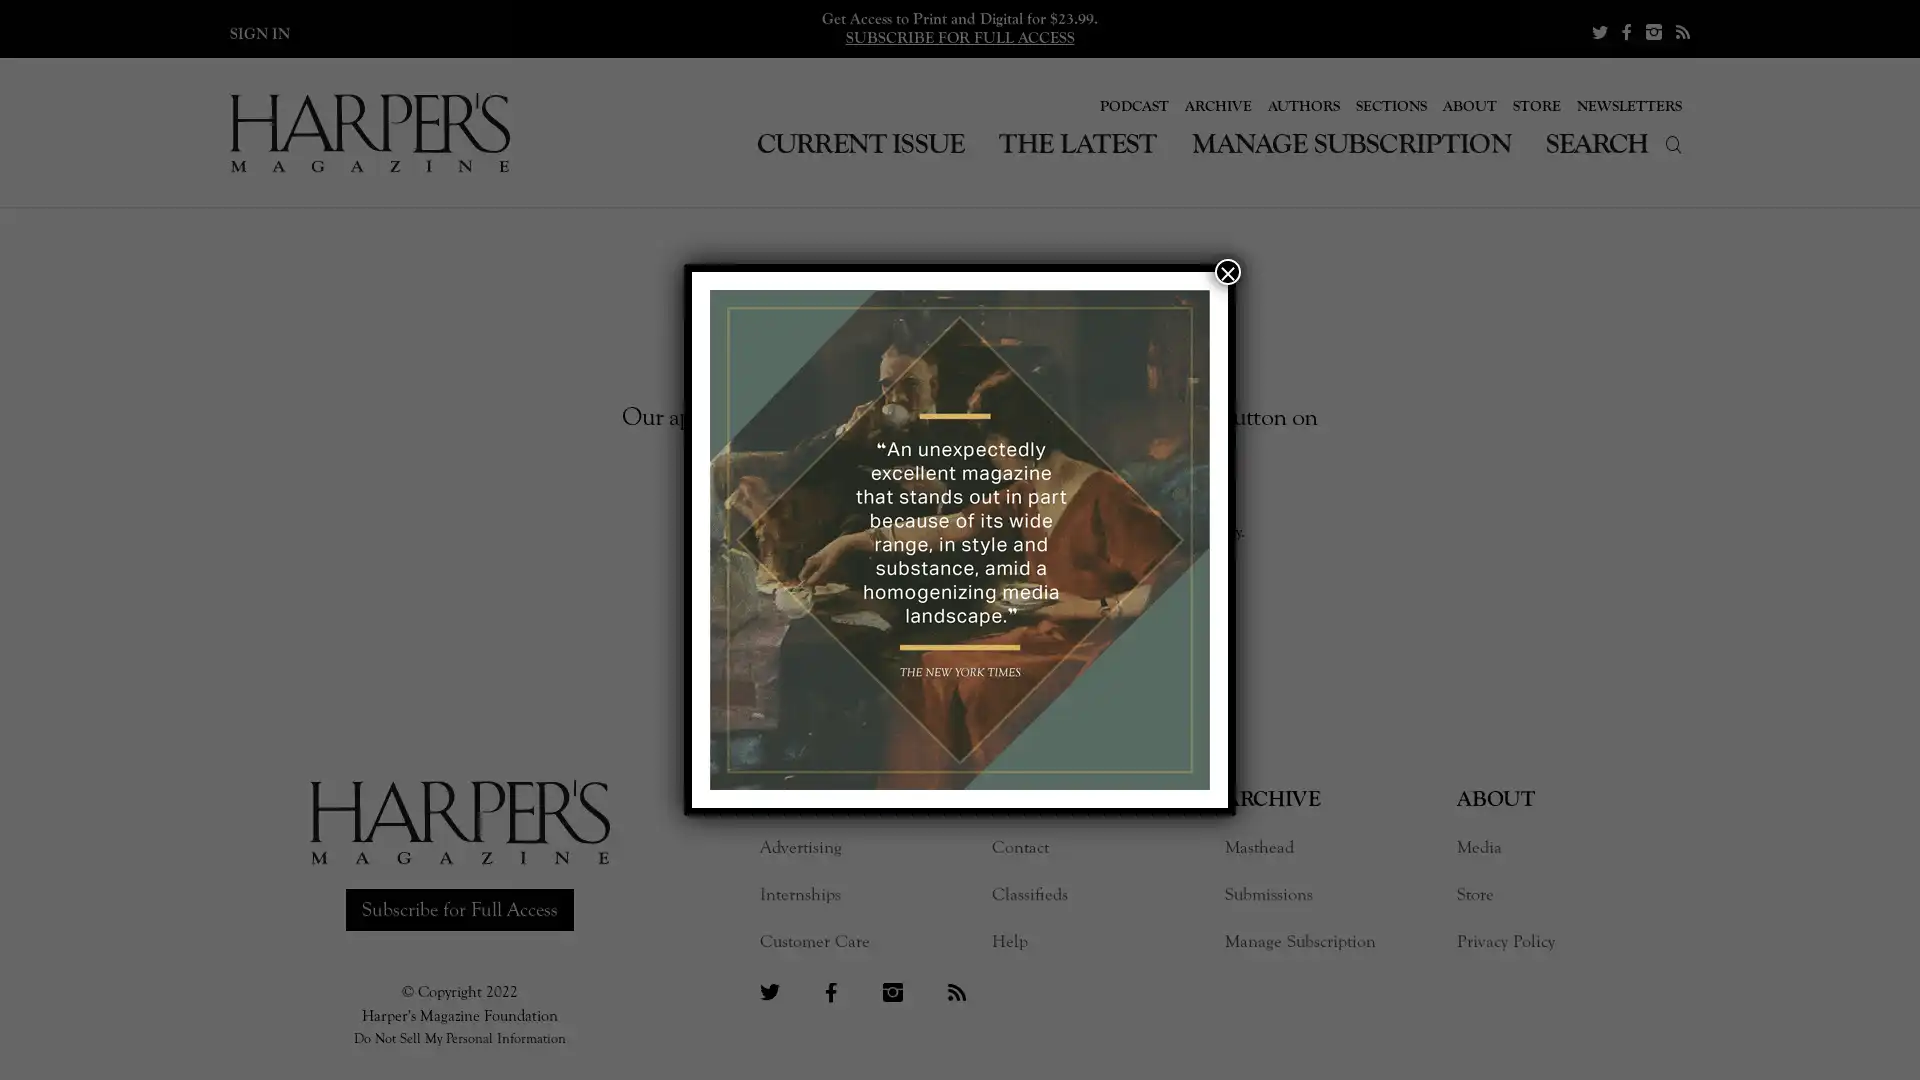  Describe the element at coordinates (1227, 272) in the screenshot. I see `Close` at that location.